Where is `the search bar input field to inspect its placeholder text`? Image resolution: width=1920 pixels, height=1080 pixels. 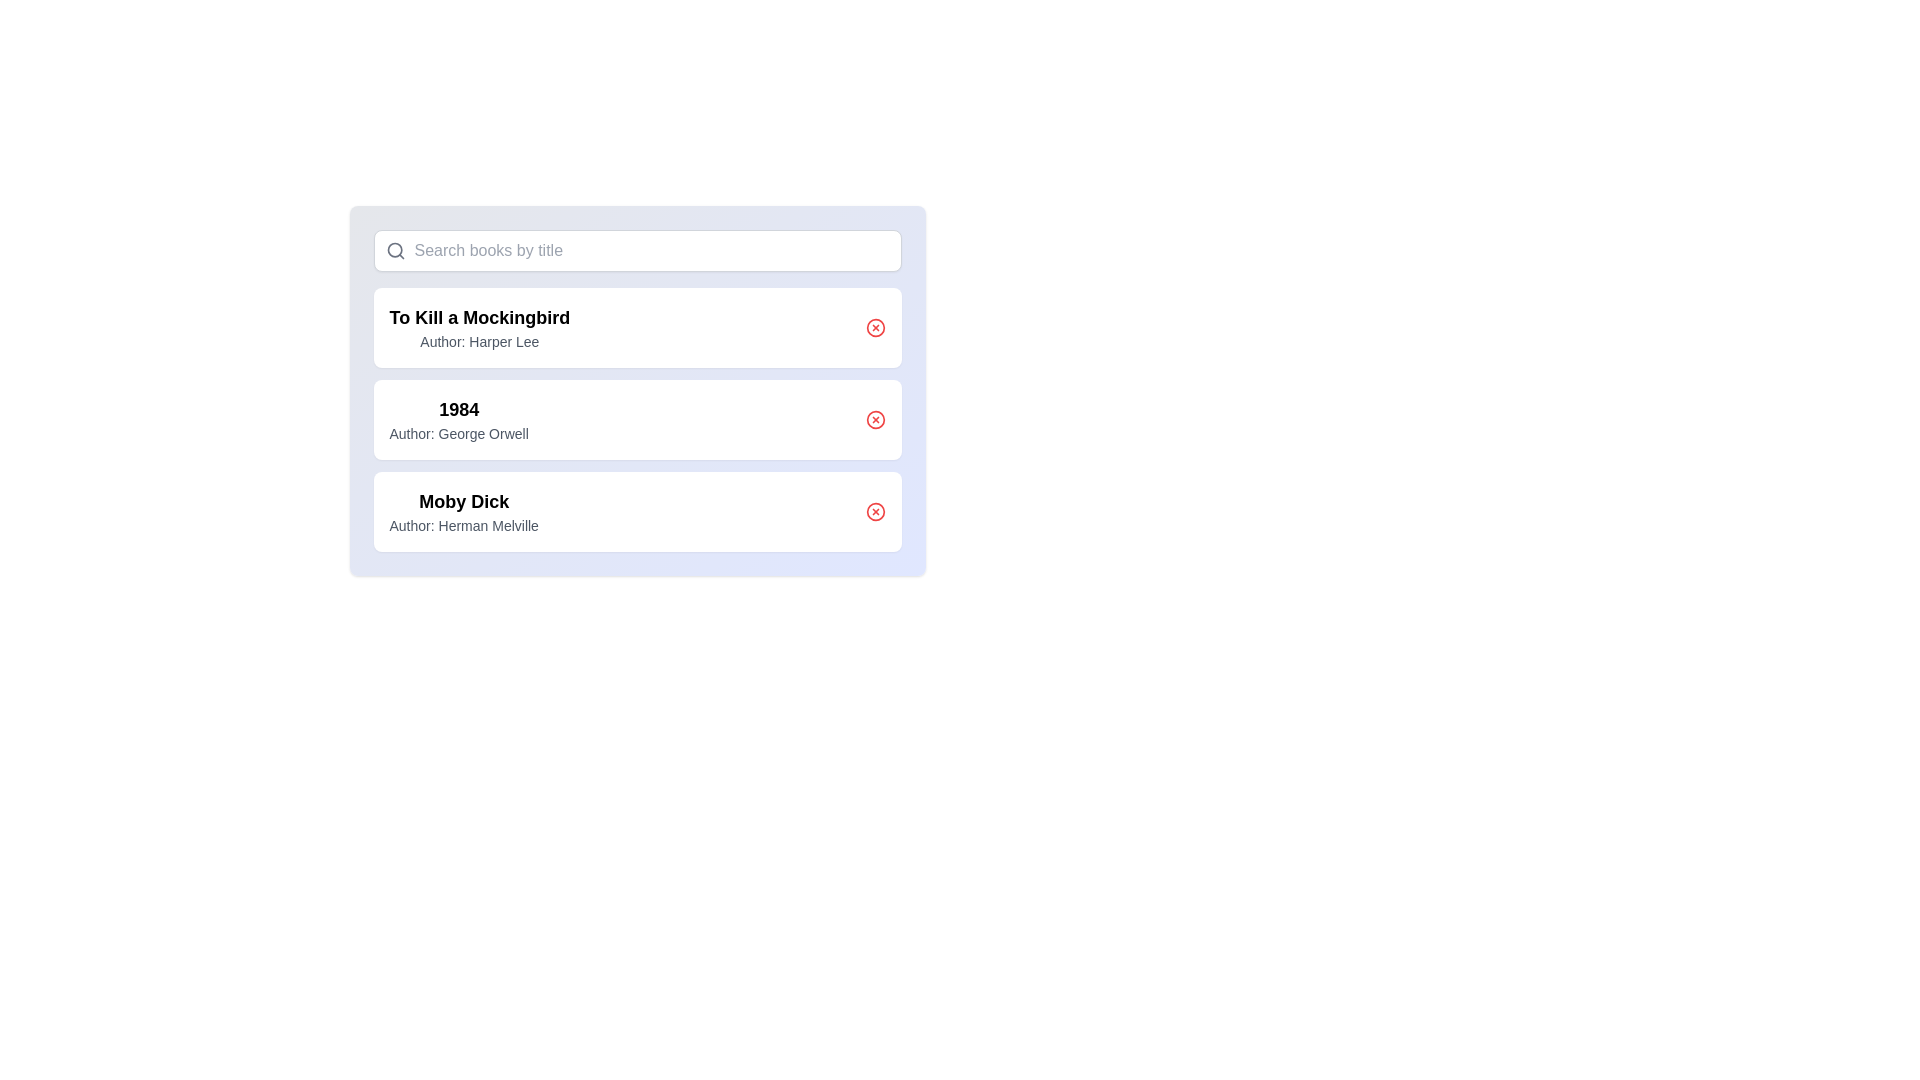
the search bar input field to inspect its placeholder text is located at coordinates (636, 249).